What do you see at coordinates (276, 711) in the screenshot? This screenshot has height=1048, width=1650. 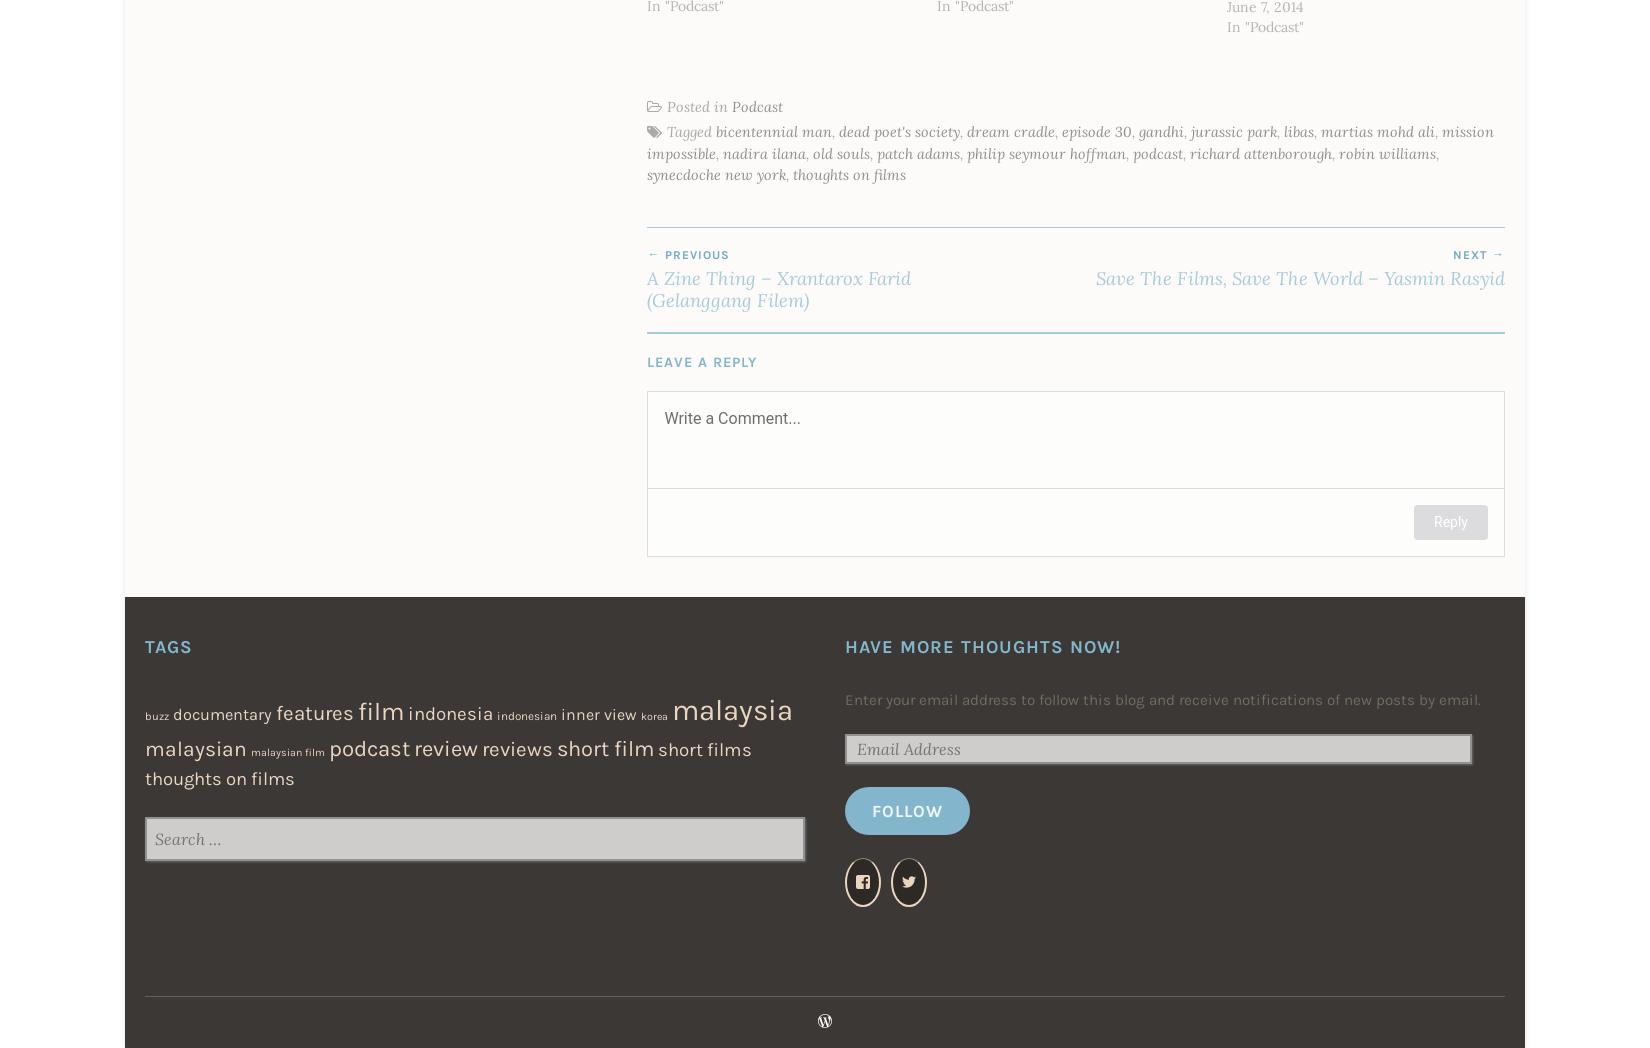 I see `'features'` at bounding box center [276, 711].